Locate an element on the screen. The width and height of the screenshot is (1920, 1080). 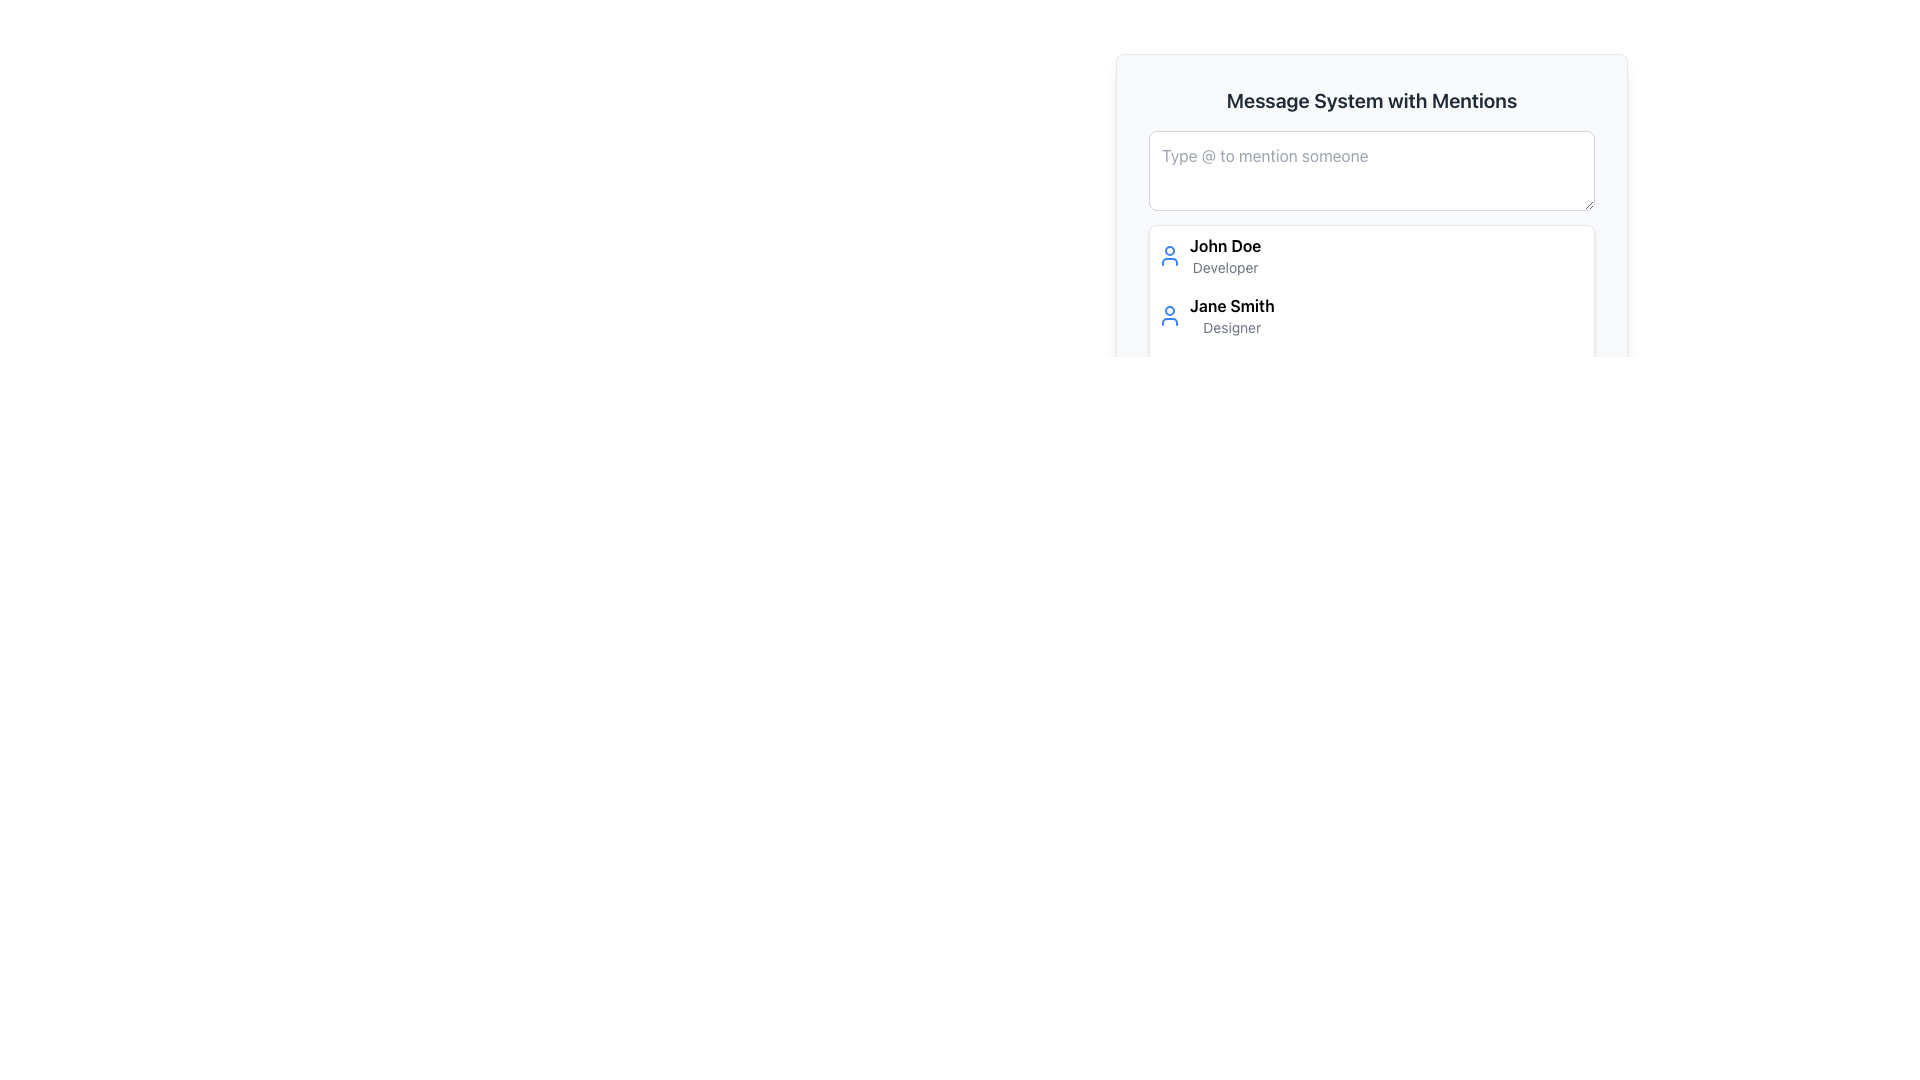
the Text Label displaying 'John Doe' in bold font, which is positioned above the descriptive text 'Developer' in the right panel of the interface is located at coordinates (1224, 245).